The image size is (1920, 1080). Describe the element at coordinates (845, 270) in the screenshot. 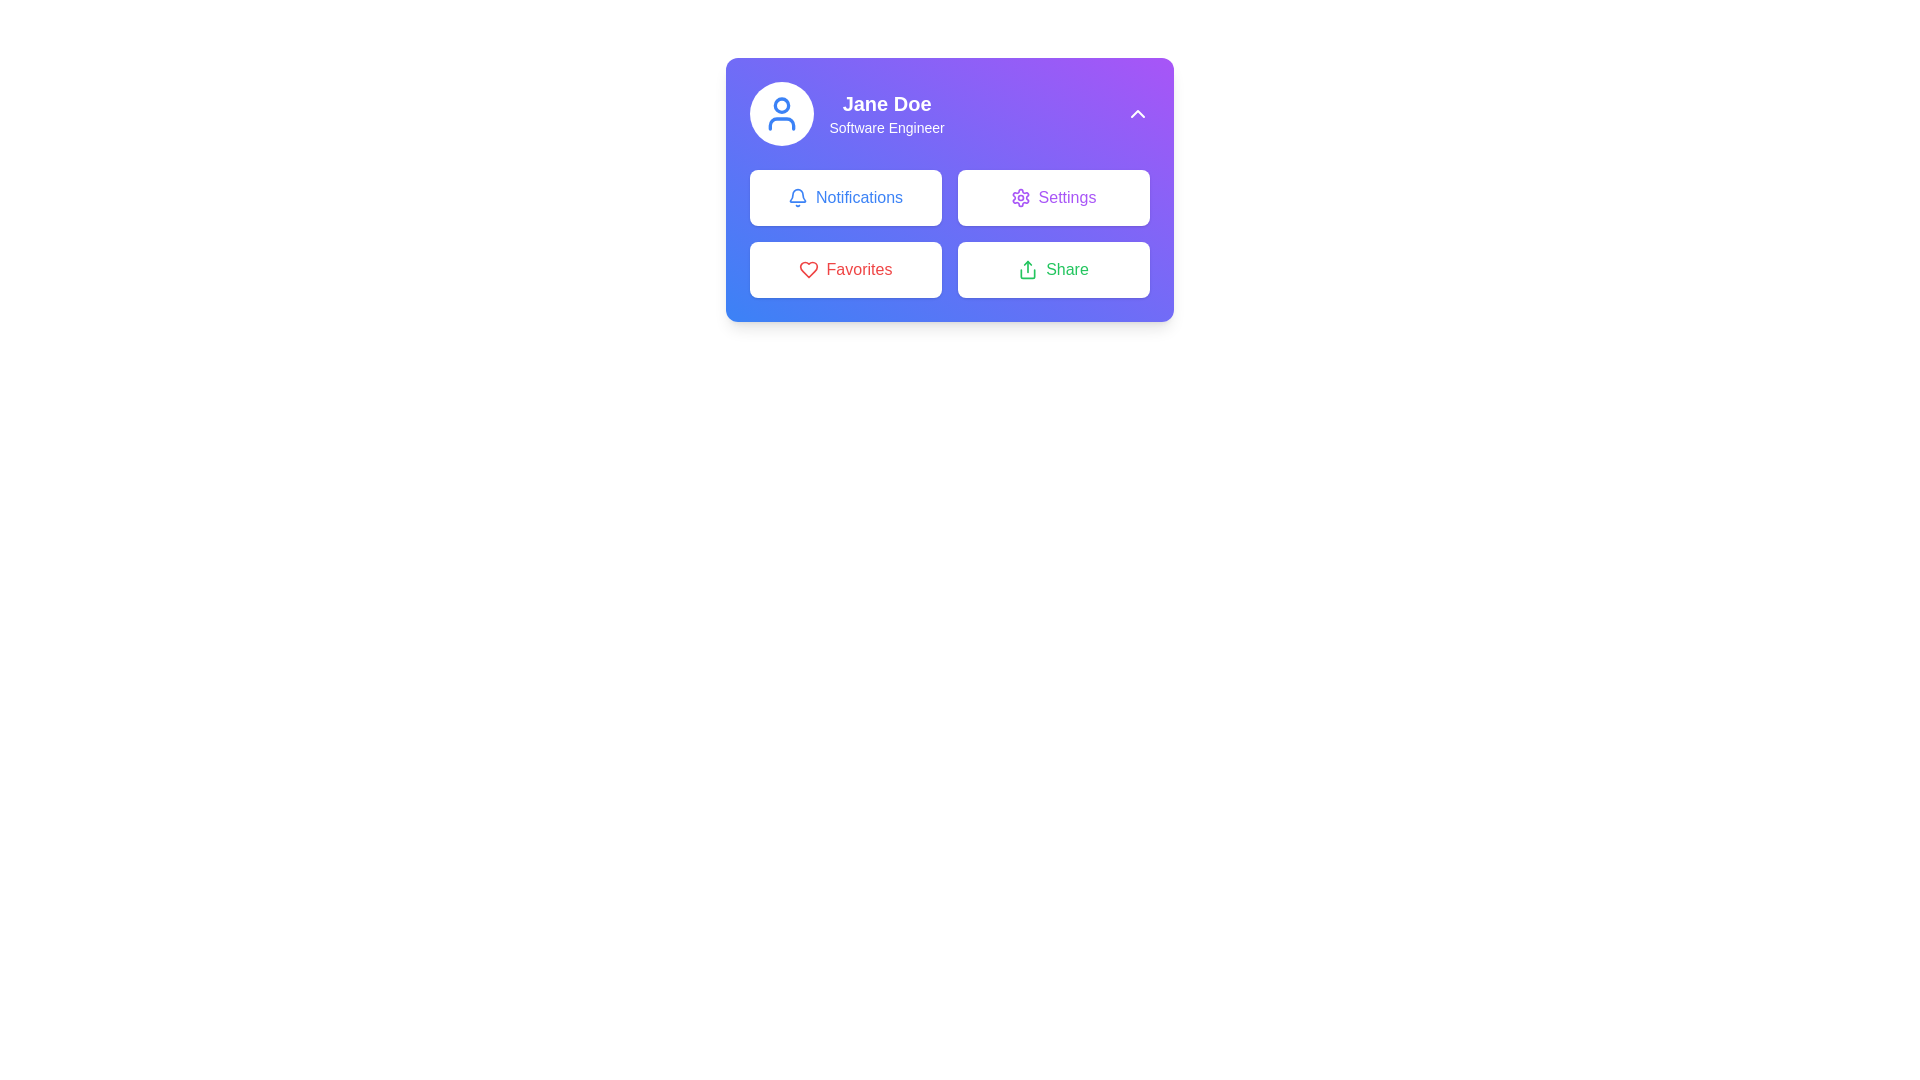

I see `the 'Favorites' button, which is a rectangular button with a white background, a red border, and a red heart icon on the left, located in the bottom-left corner of the grid layout` at that location.